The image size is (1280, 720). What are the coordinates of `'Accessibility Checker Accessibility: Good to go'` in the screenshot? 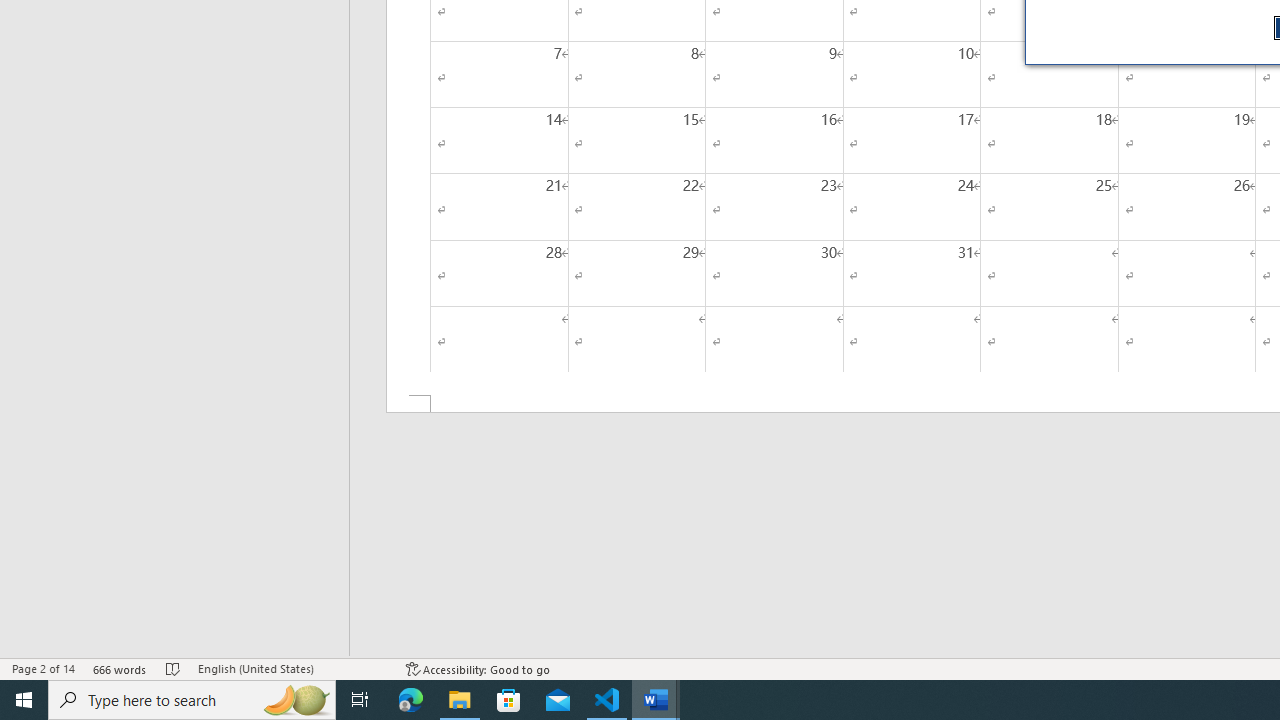 It's located at (477, 669).